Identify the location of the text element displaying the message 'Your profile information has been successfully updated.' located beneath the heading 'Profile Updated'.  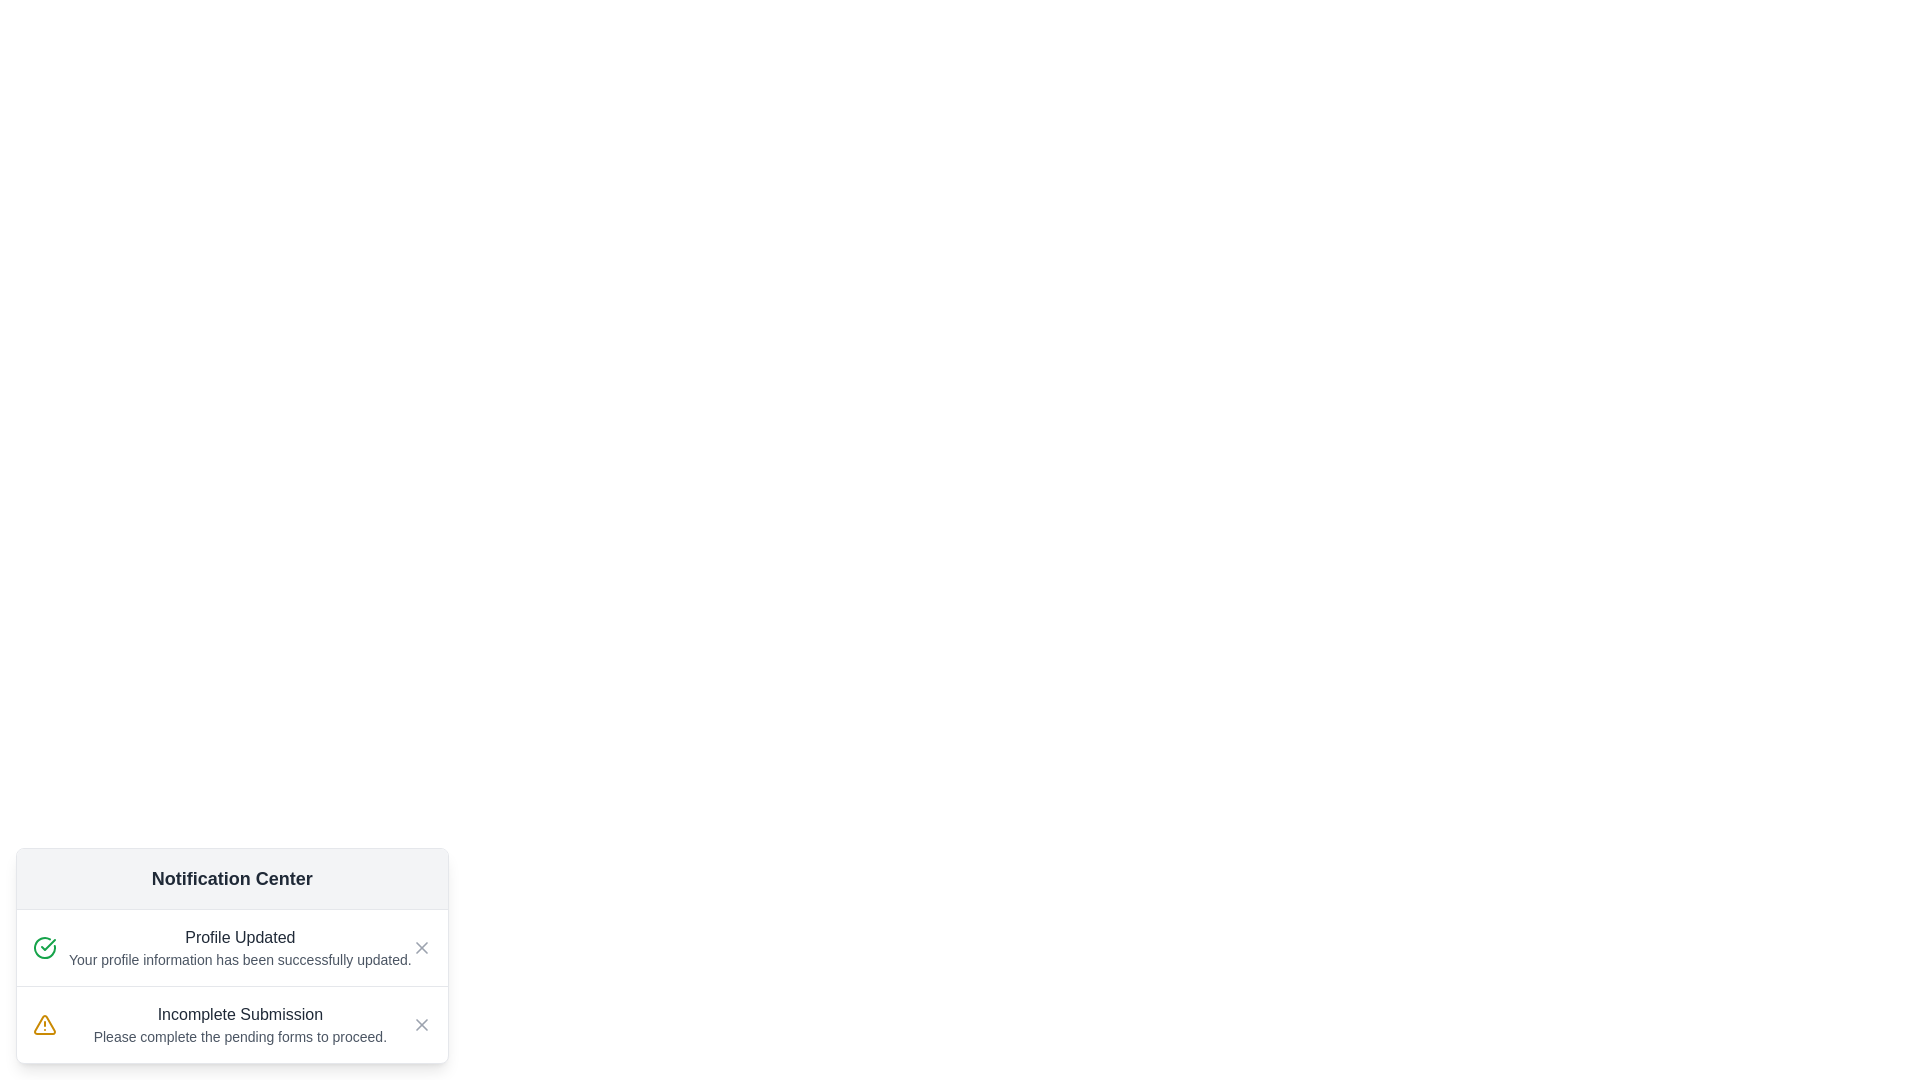
(240, 959).